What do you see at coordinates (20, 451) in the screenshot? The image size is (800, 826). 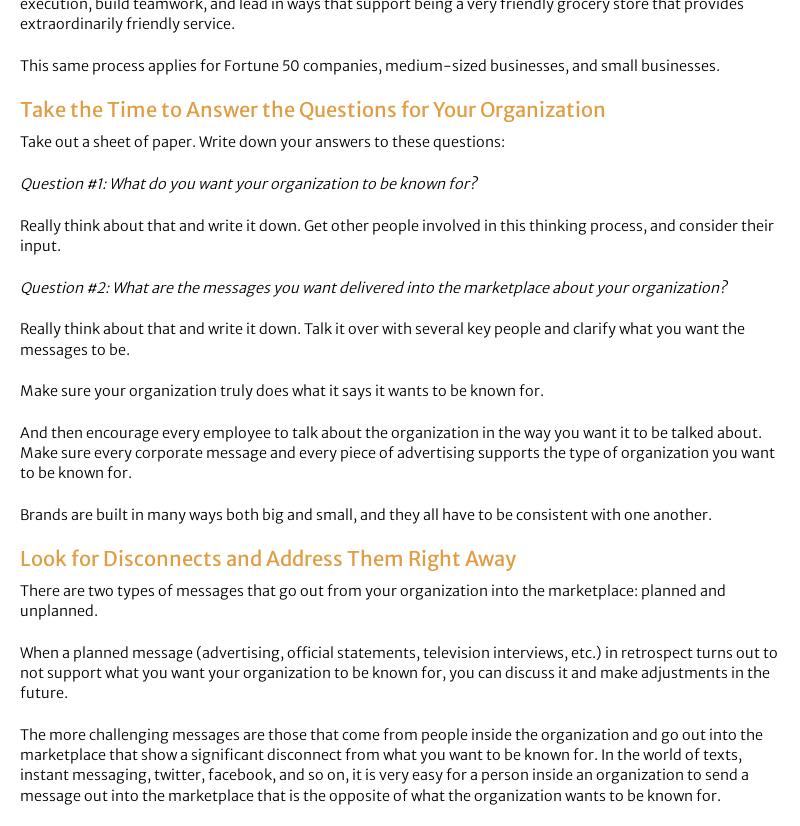 I see `'And then encourage every employee to talk about the organization in the way you want it to be talked about. Make sure every corporate message and every piece of advertising supports the type of organization you want to be known for.'` at bounding box center [20, 451].